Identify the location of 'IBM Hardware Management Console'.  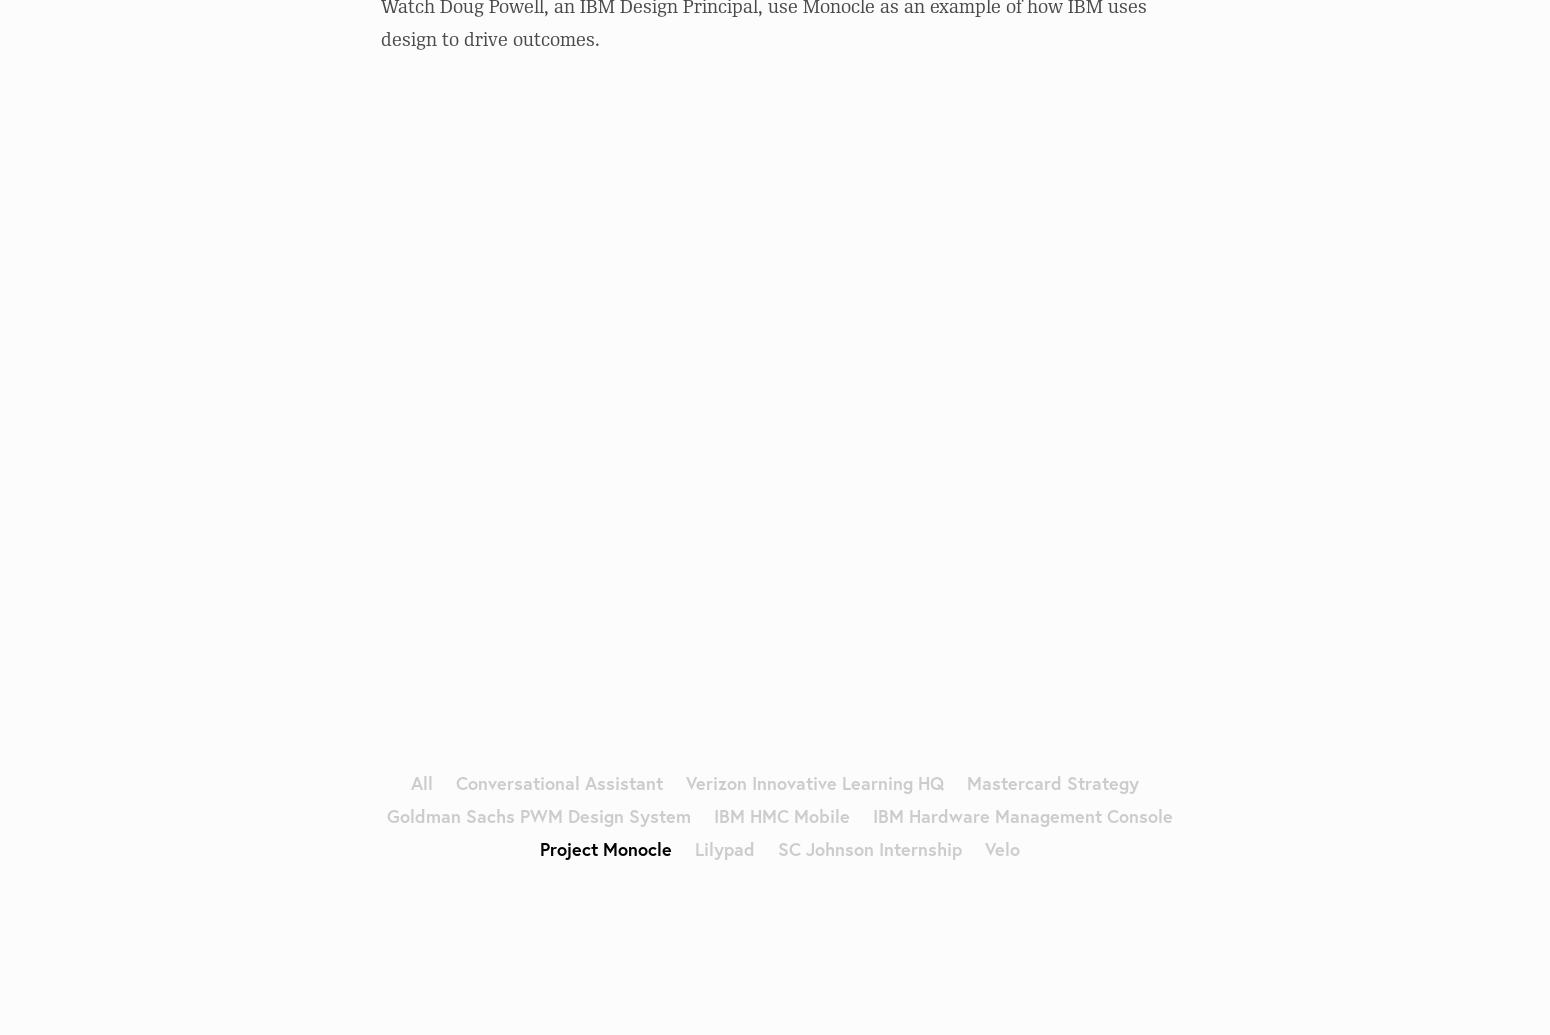
(1022, 813).